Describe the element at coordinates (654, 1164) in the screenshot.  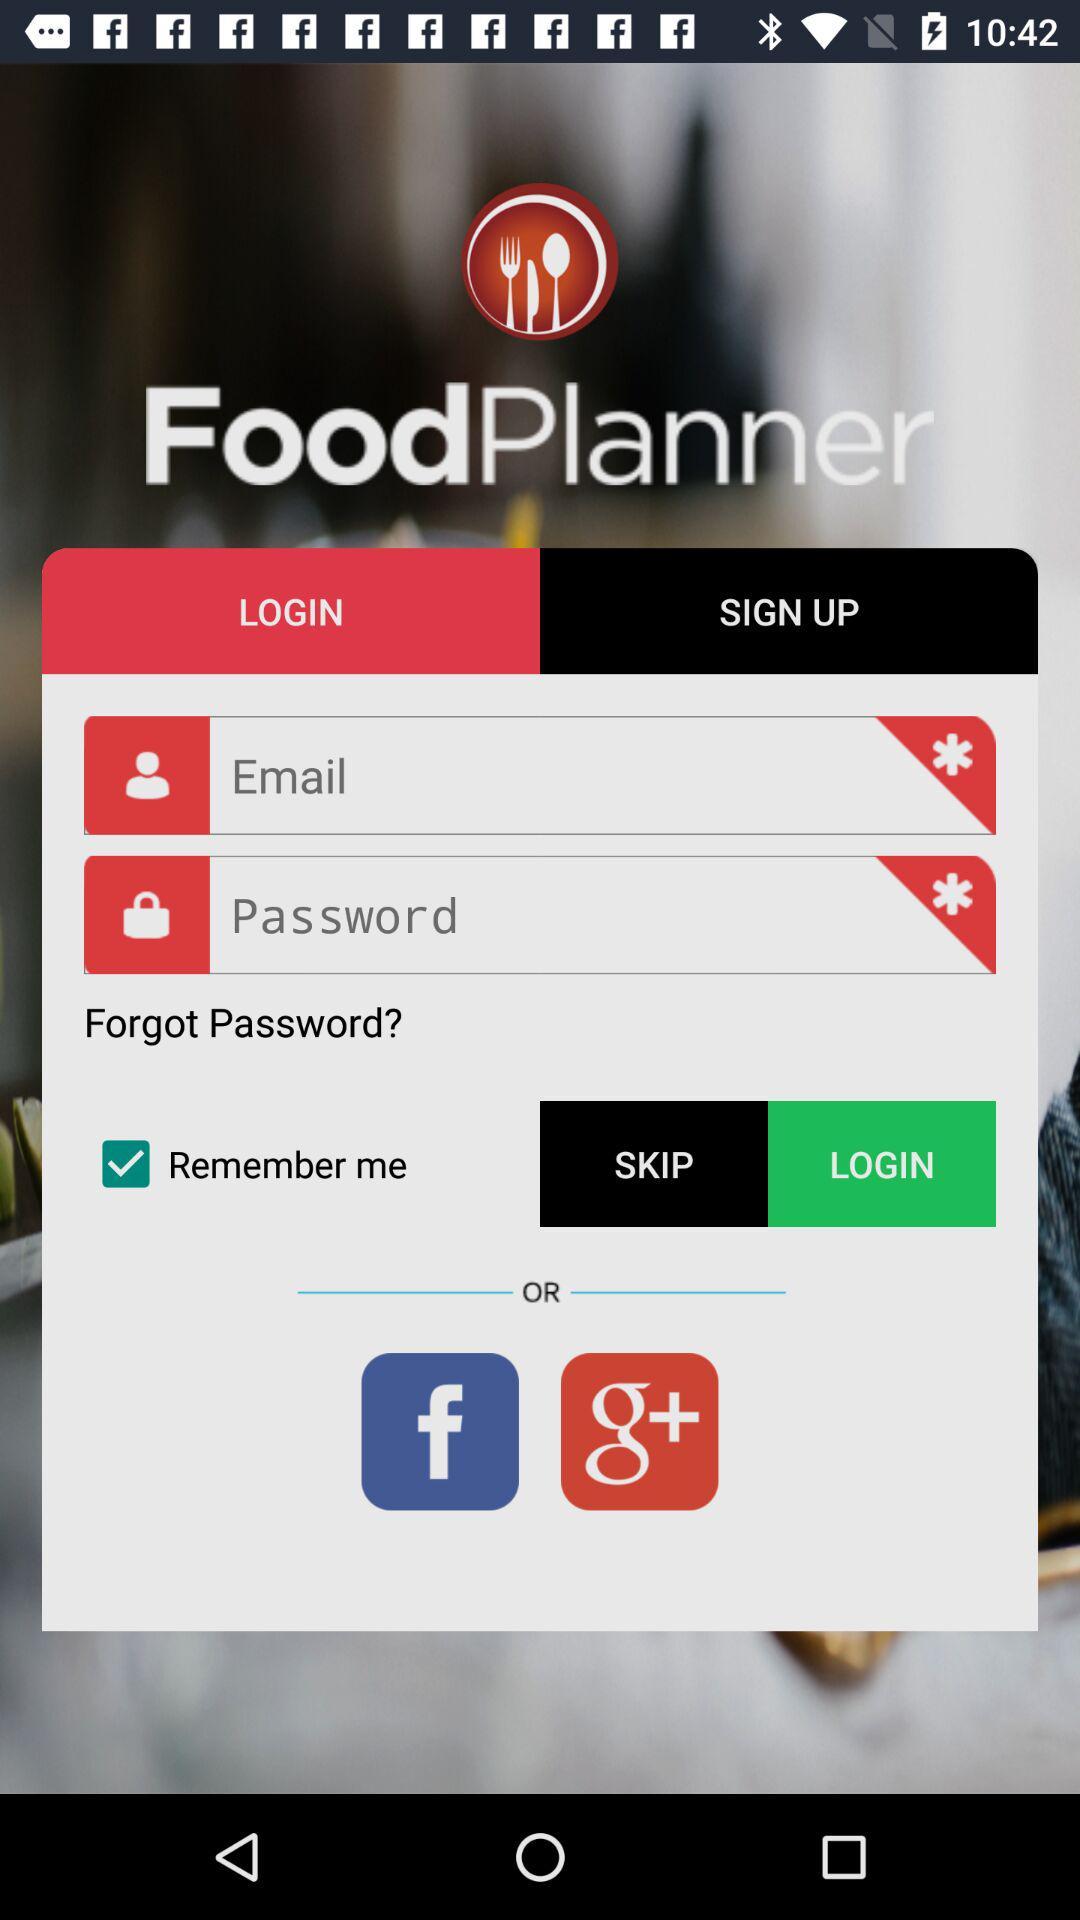
I see `the skip icon` at that location.